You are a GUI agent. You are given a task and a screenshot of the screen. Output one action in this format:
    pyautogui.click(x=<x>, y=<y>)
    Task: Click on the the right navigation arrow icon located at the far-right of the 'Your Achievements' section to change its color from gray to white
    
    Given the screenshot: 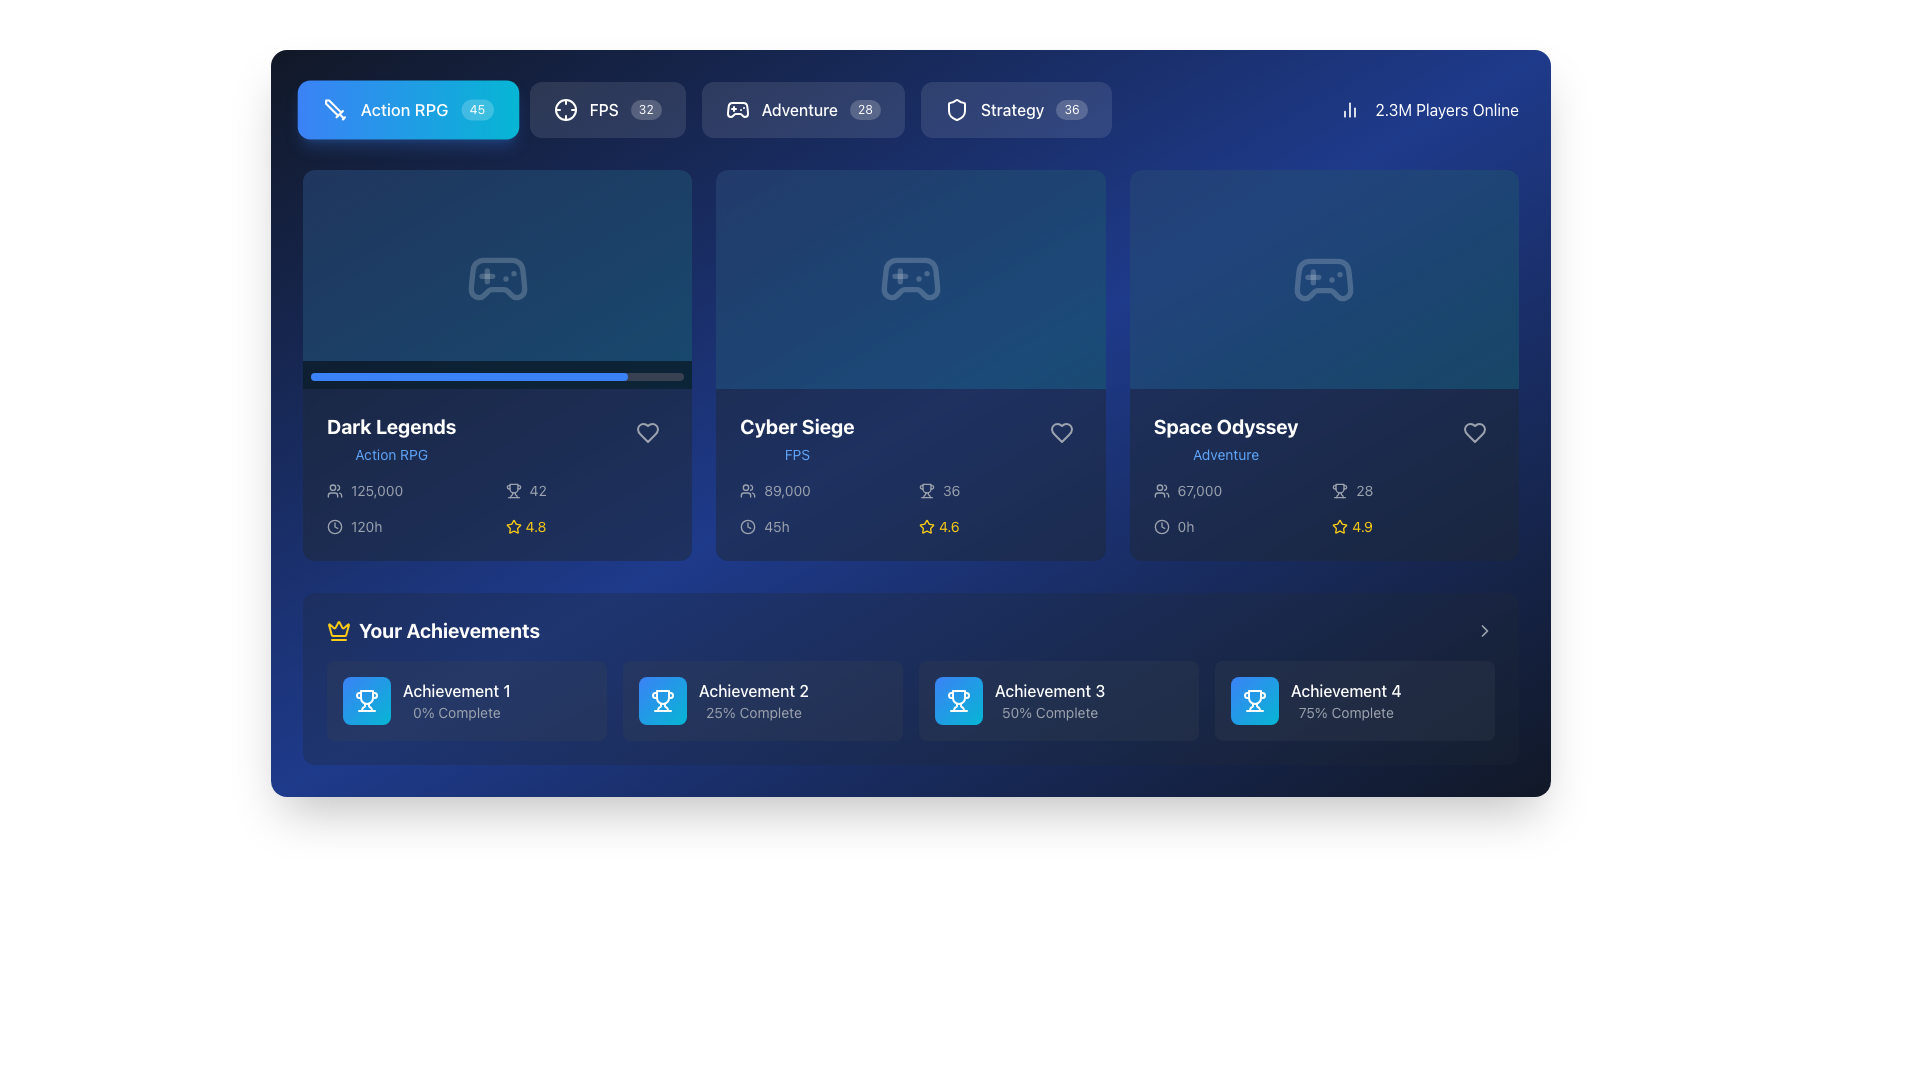 What is the action you would take?
    pyautogui.click(x=1484, y=631)
    